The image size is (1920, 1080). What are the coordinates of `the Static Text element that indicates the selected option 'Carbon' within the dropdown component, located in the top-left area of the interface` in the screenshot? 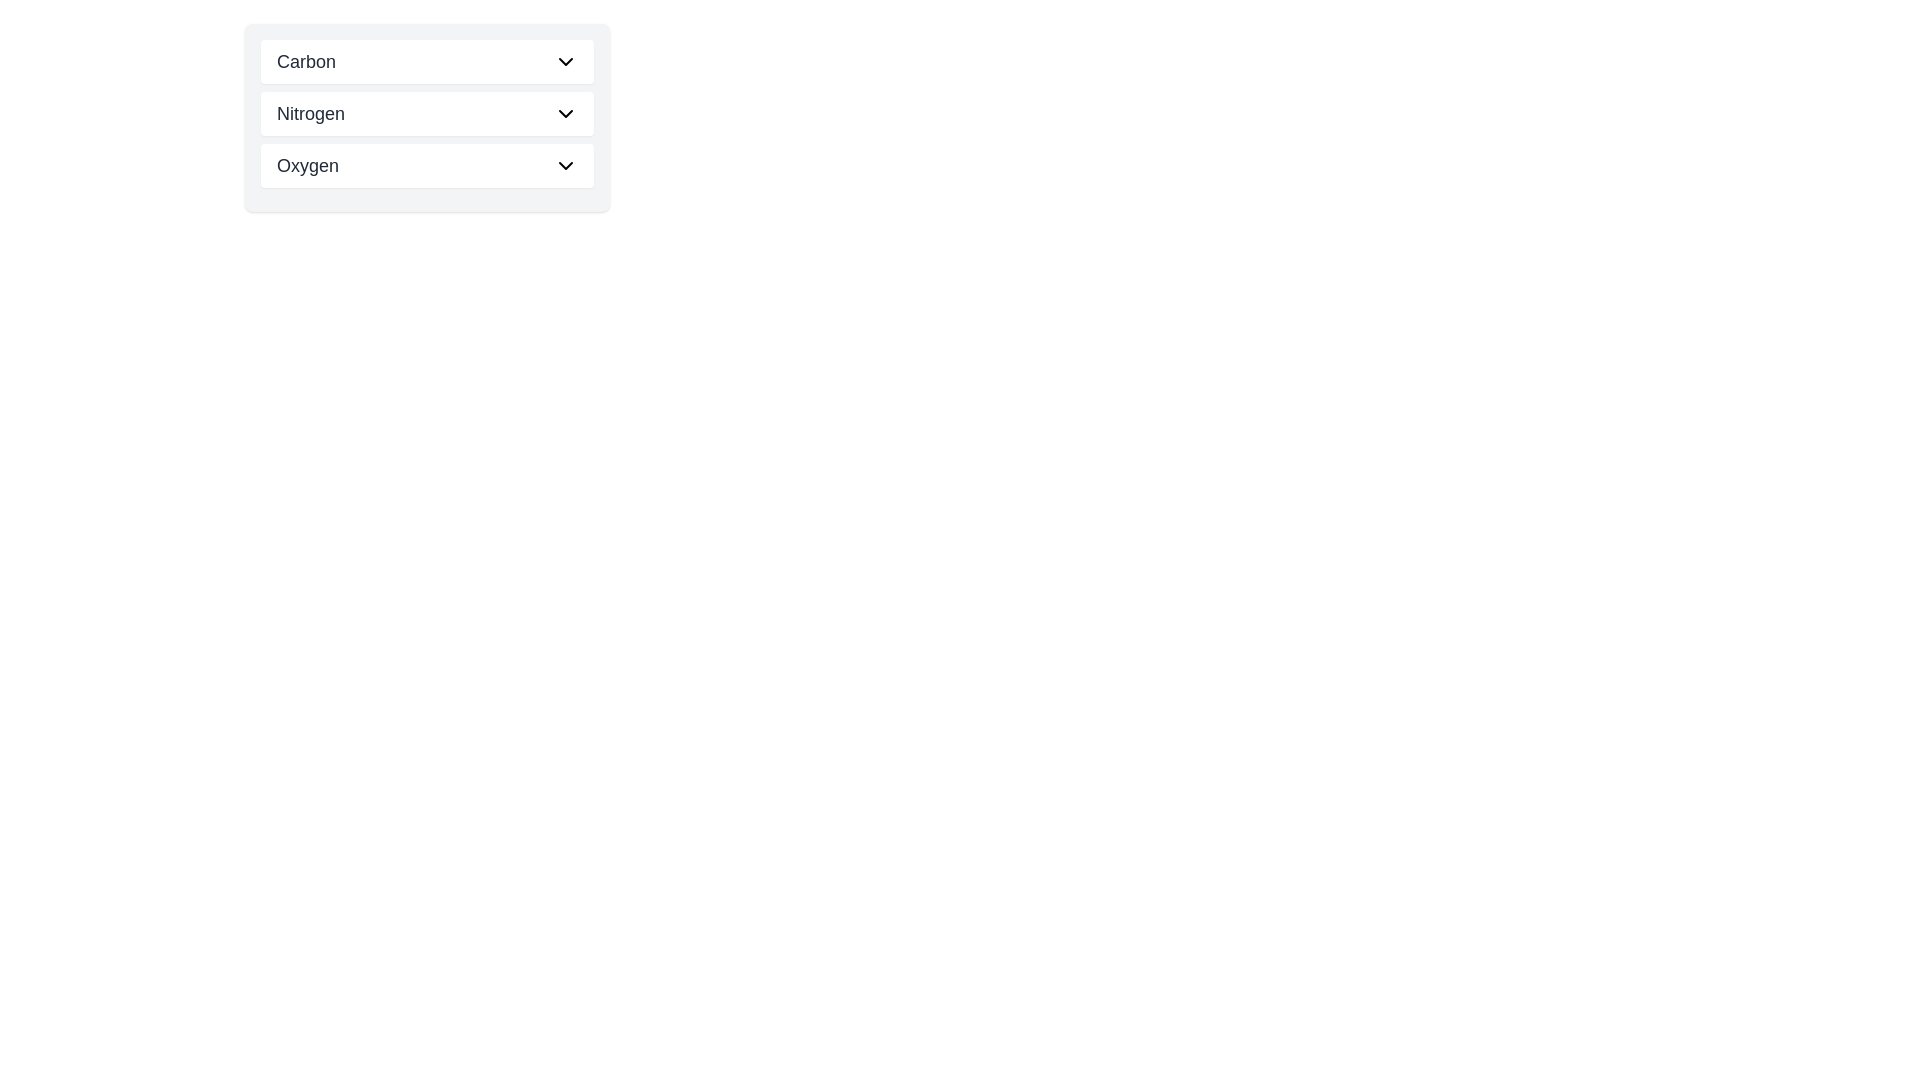 It's located at (305, 60).